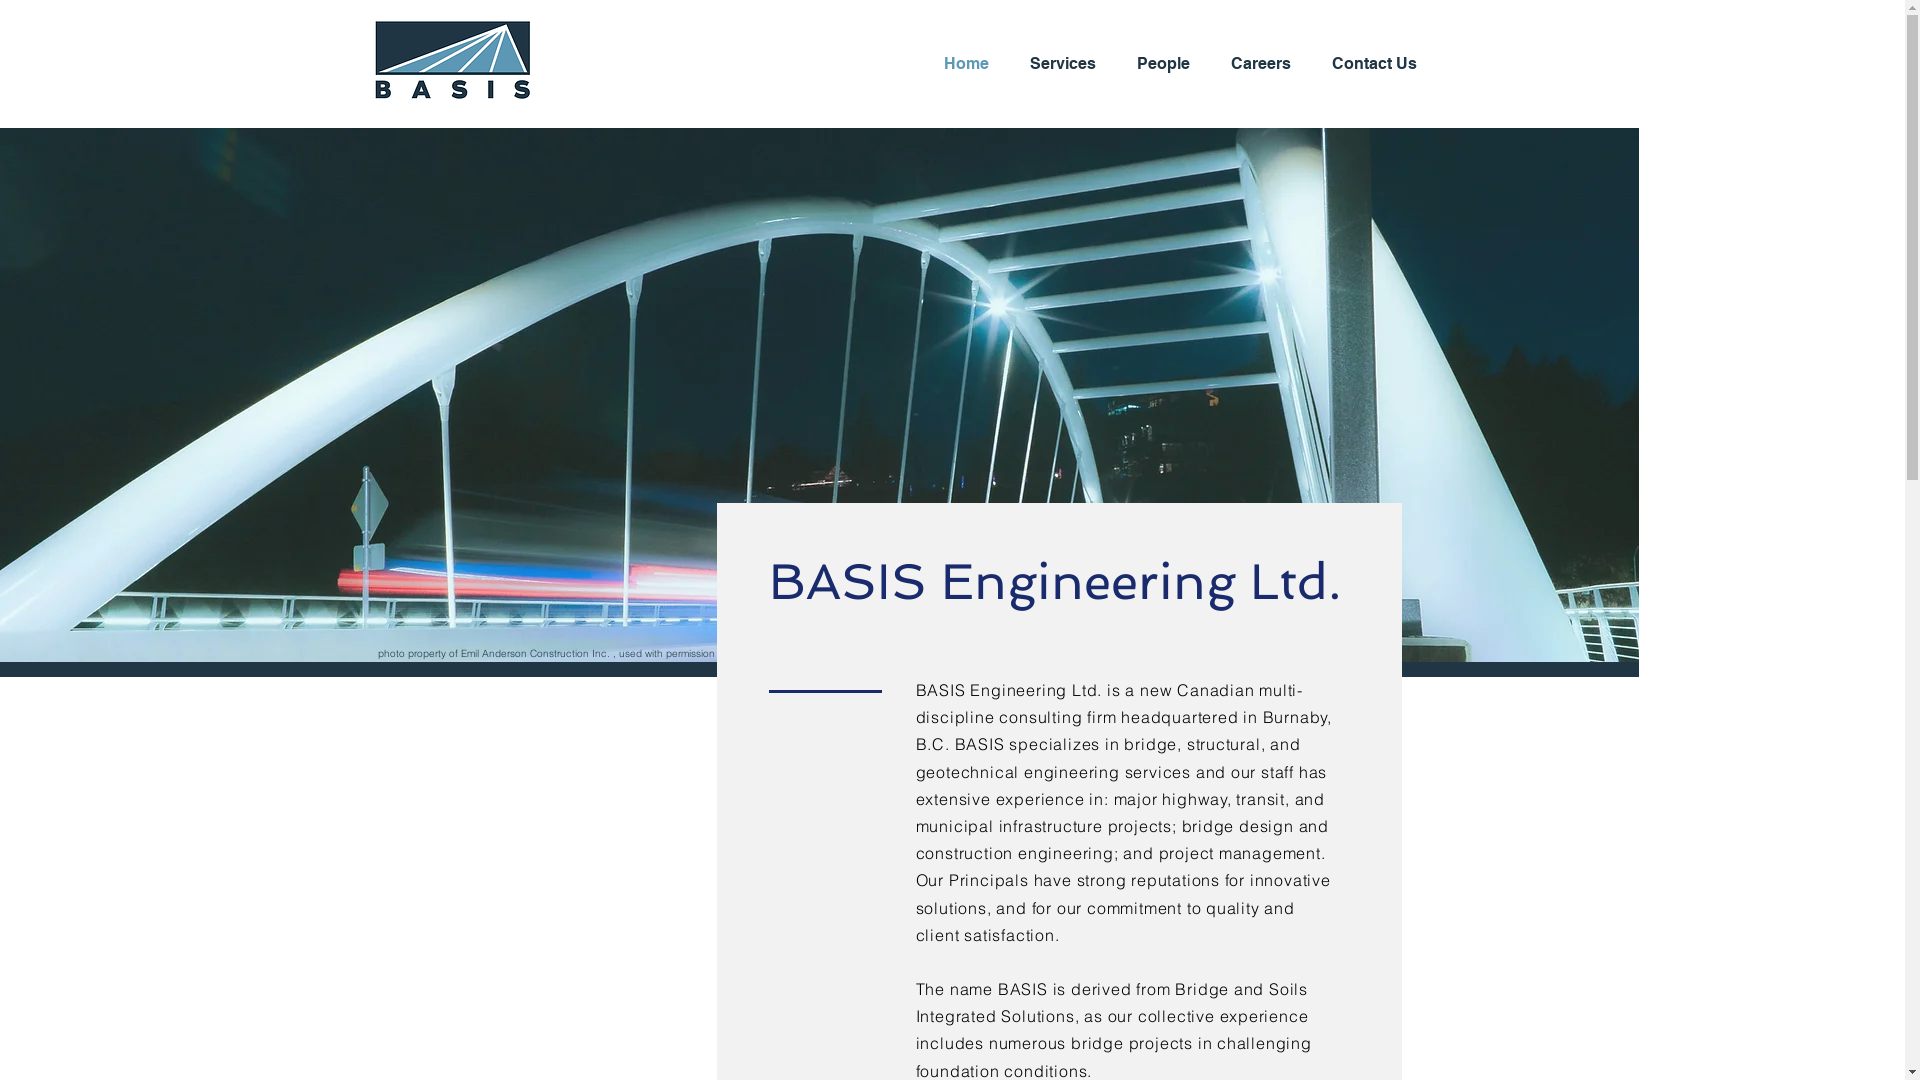 The width and height of the screenshot is (1920, 1080). I want to click on 'Services', so click(1066, 63).